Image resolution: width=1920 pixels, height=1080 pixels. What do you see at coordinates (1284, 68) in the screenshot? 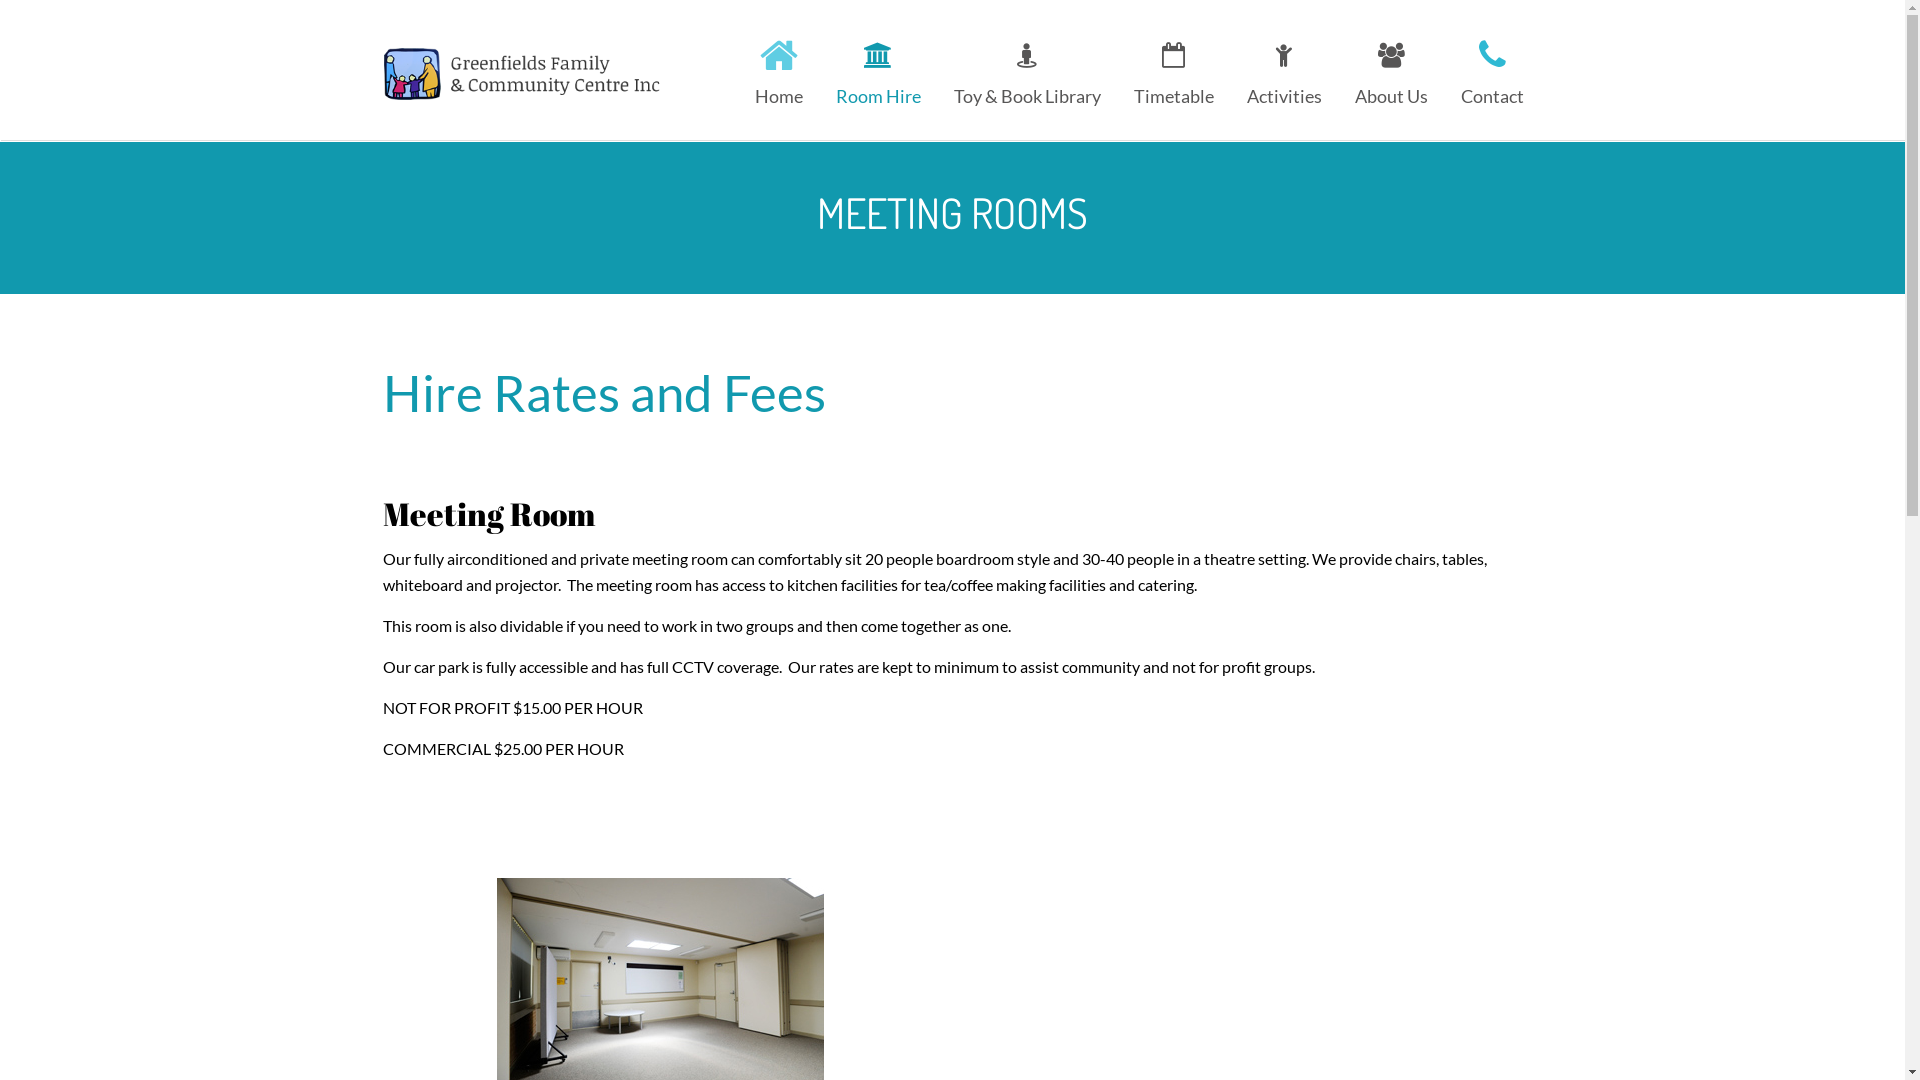
I see `'Activities'` at bounding box center [1284, 68].